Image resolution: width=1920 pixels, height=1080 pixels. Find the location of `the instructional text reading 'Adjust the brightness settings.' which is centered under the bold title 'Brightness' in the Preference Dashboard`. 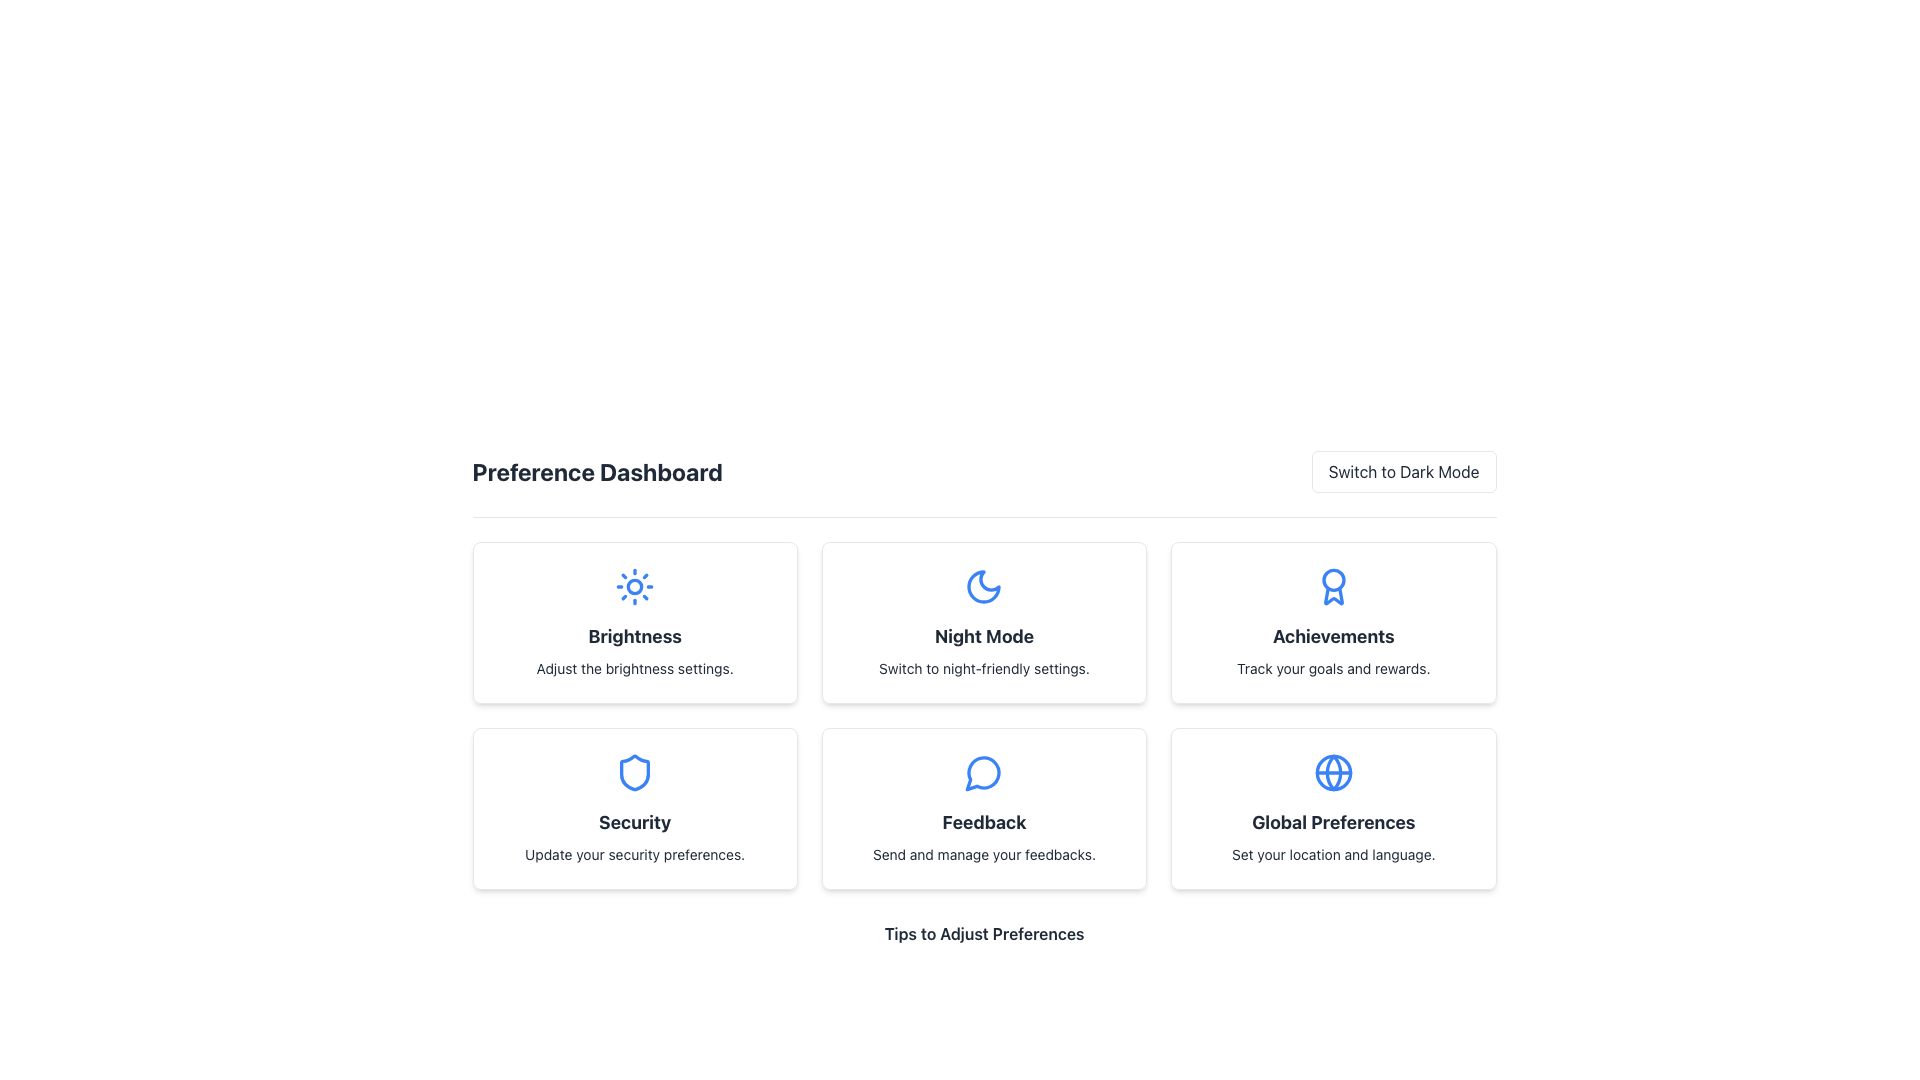

the instructional text reading 'Adjust the brightness settings.' which is centered under the bold title 'Brightness' in the Preference Dashboard is located at coordinates (634, 668).